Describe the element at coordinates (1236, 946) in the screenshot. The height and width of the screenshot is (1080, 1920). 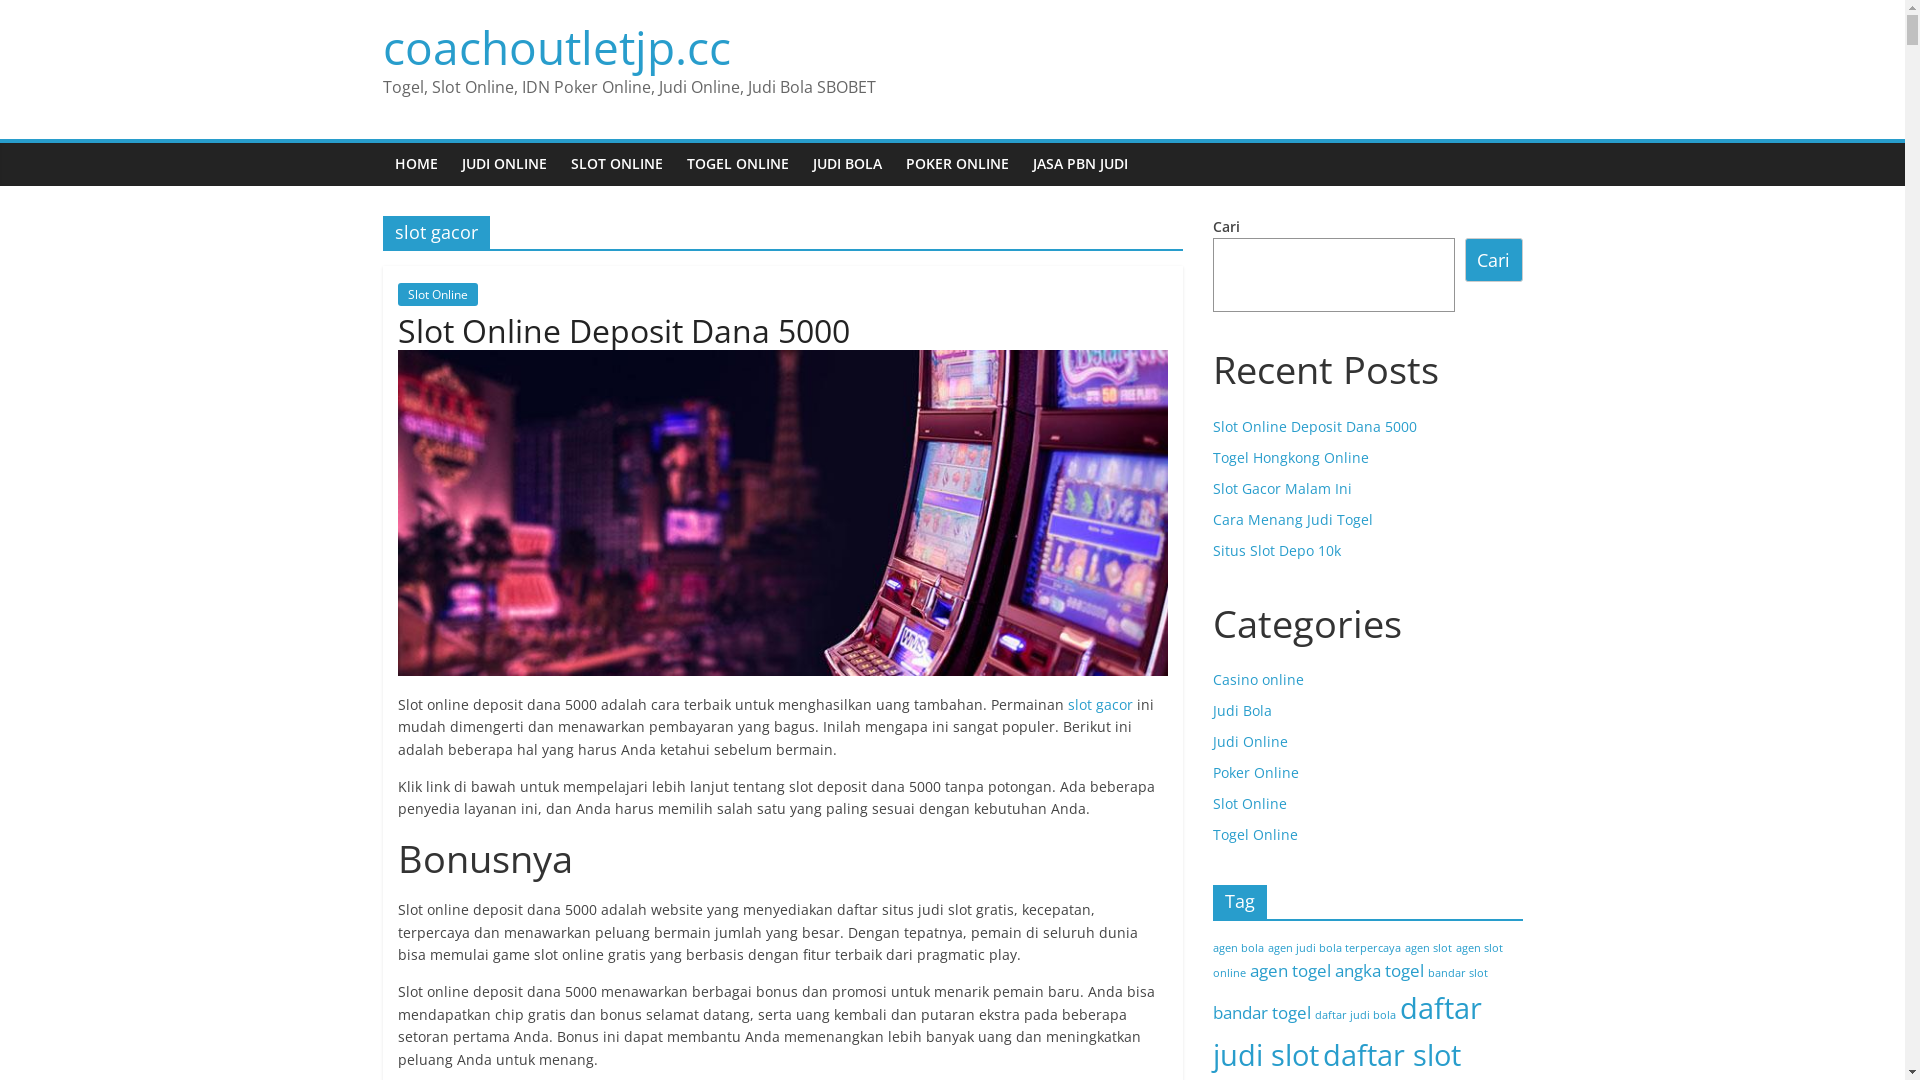
I see `'agen bola'` at that location.